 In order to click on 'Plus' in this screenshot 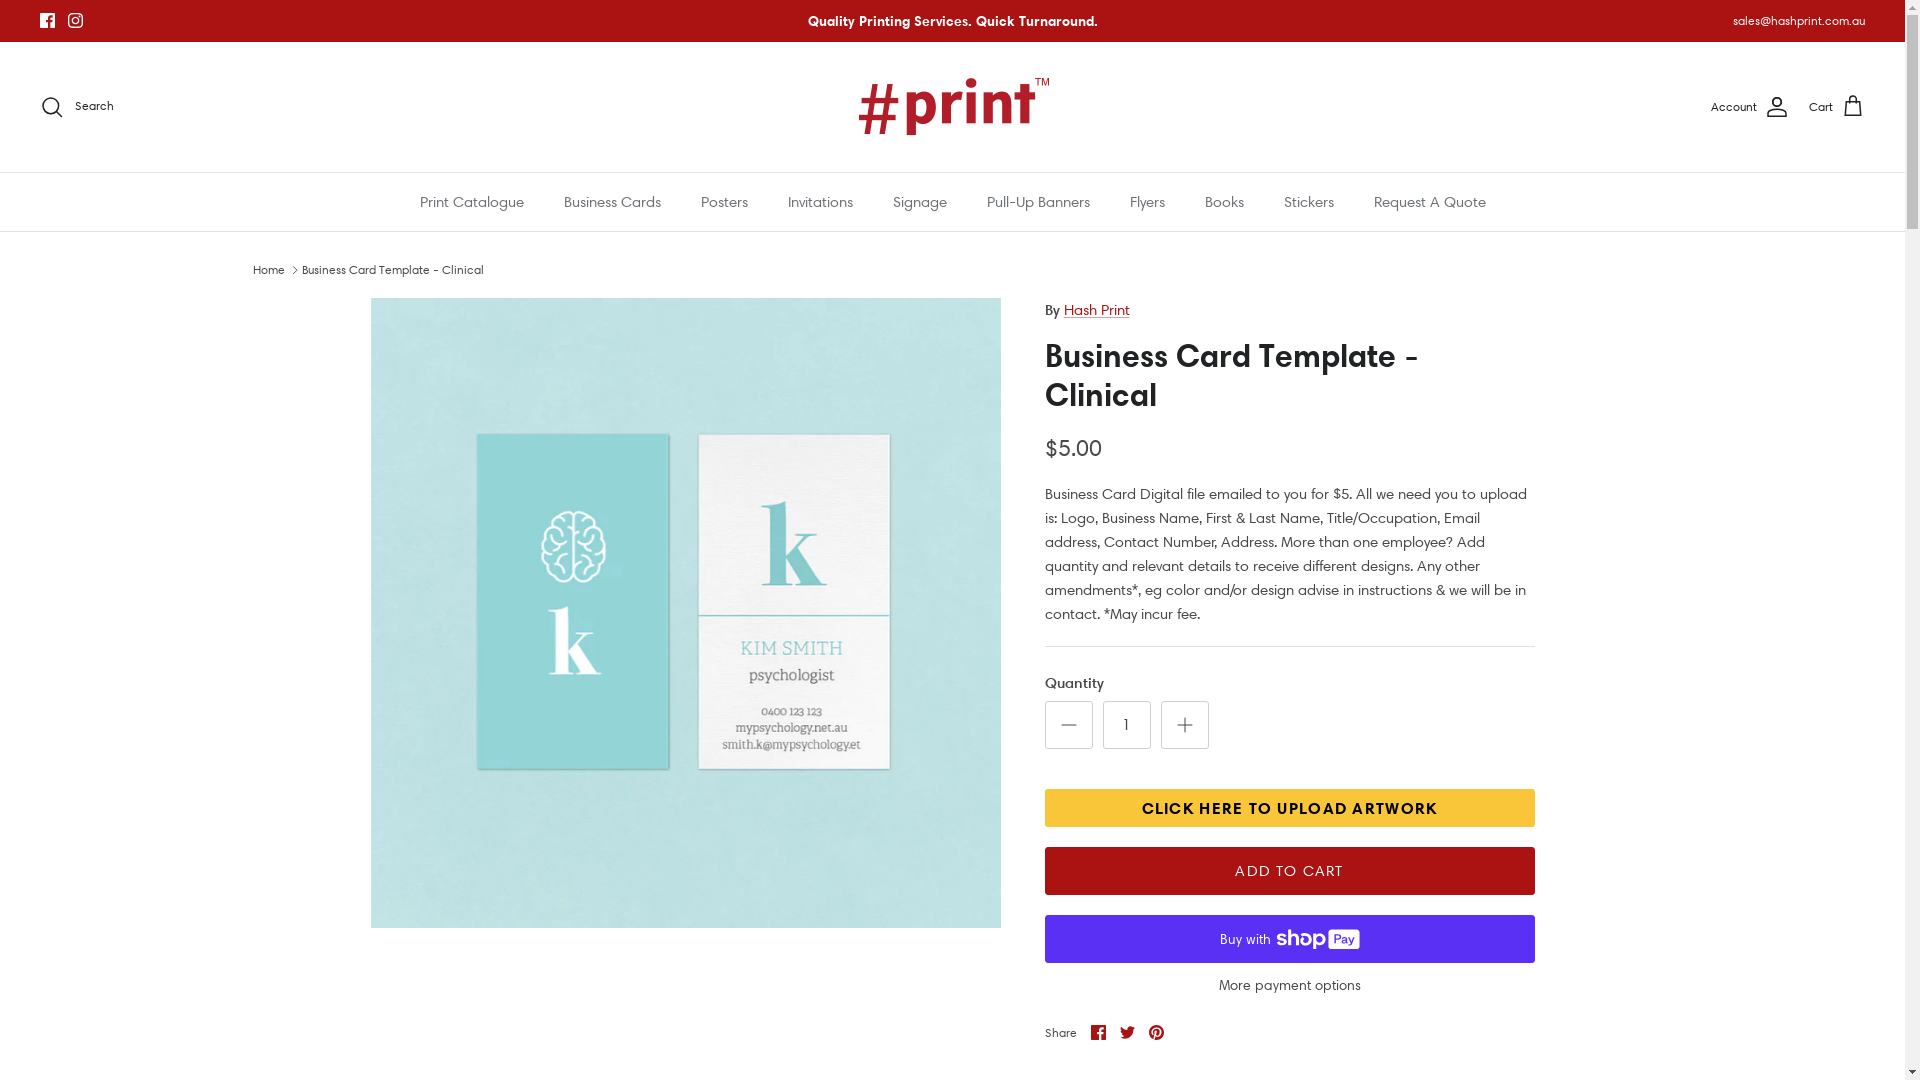, I will do `click(1184, 725)`.